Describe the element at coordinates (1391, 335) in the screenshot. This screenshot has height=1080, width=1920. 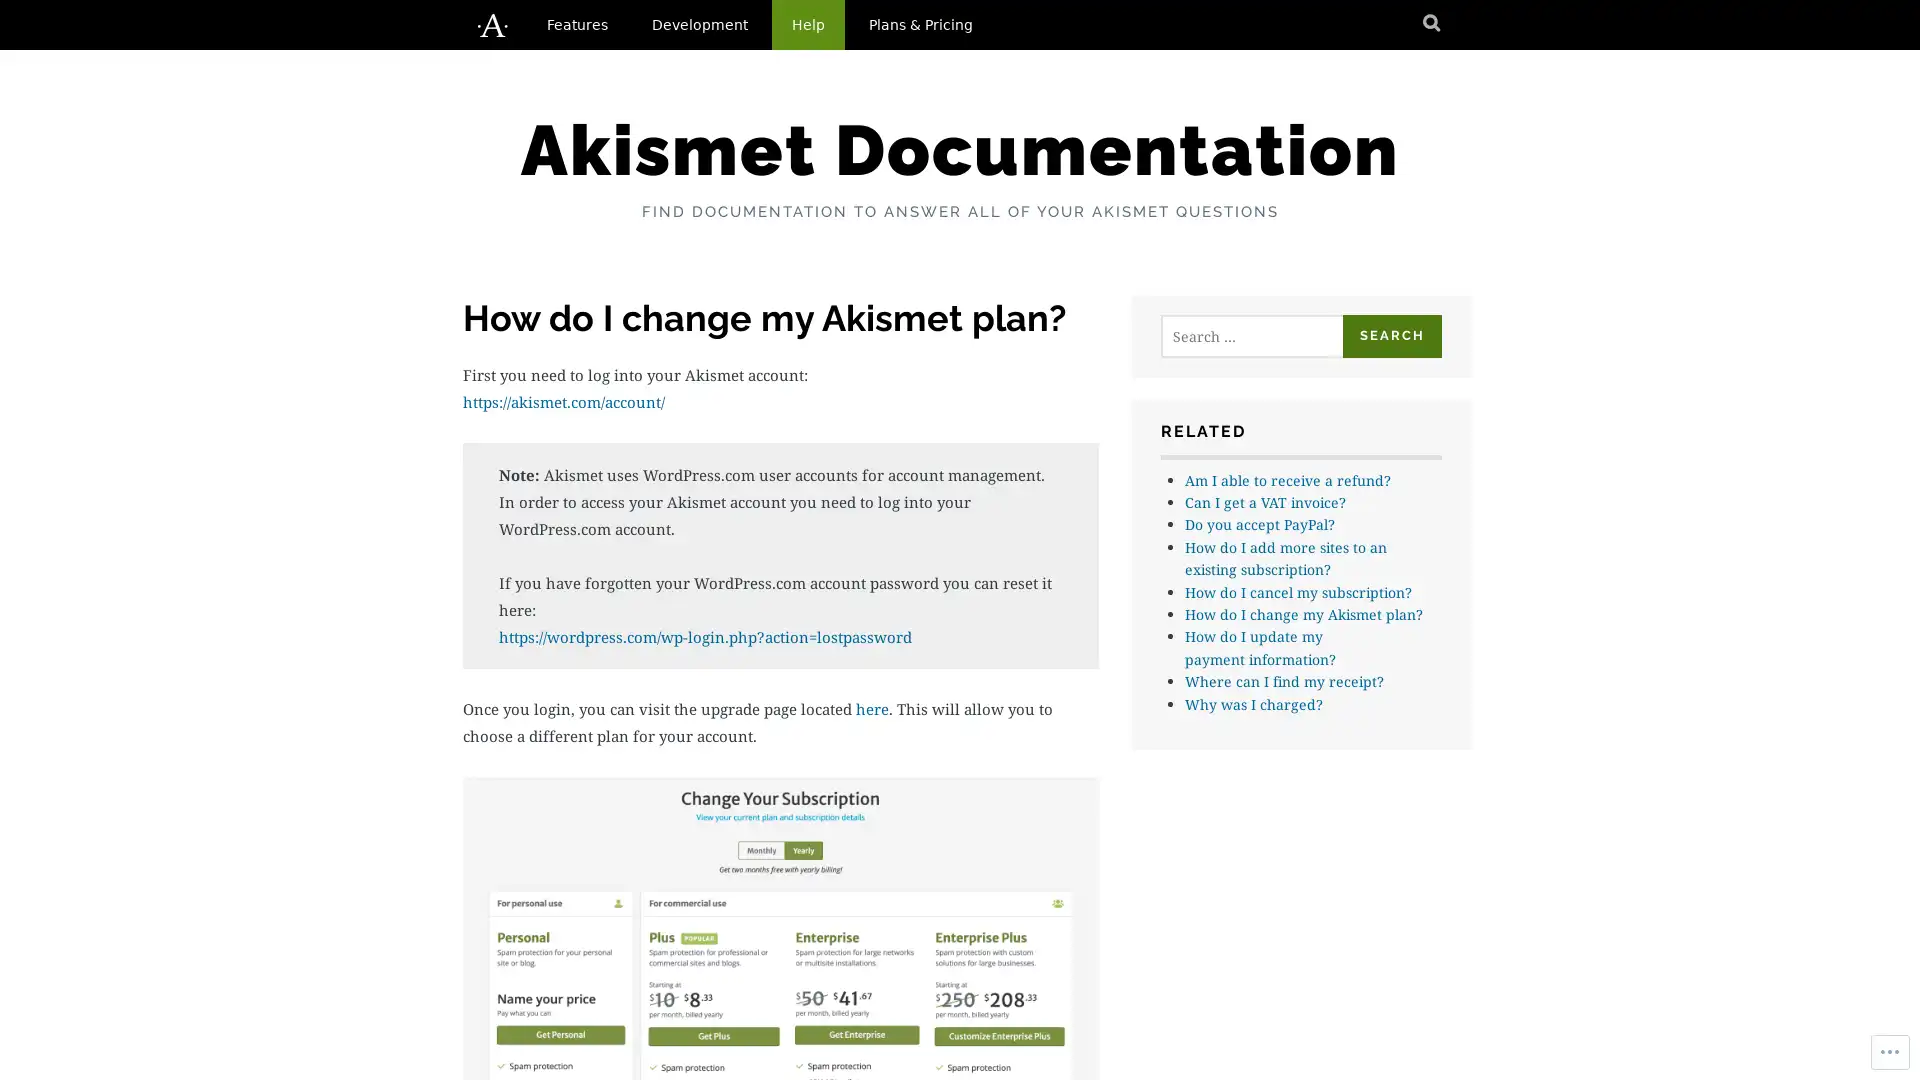
I see `Search` at that location.